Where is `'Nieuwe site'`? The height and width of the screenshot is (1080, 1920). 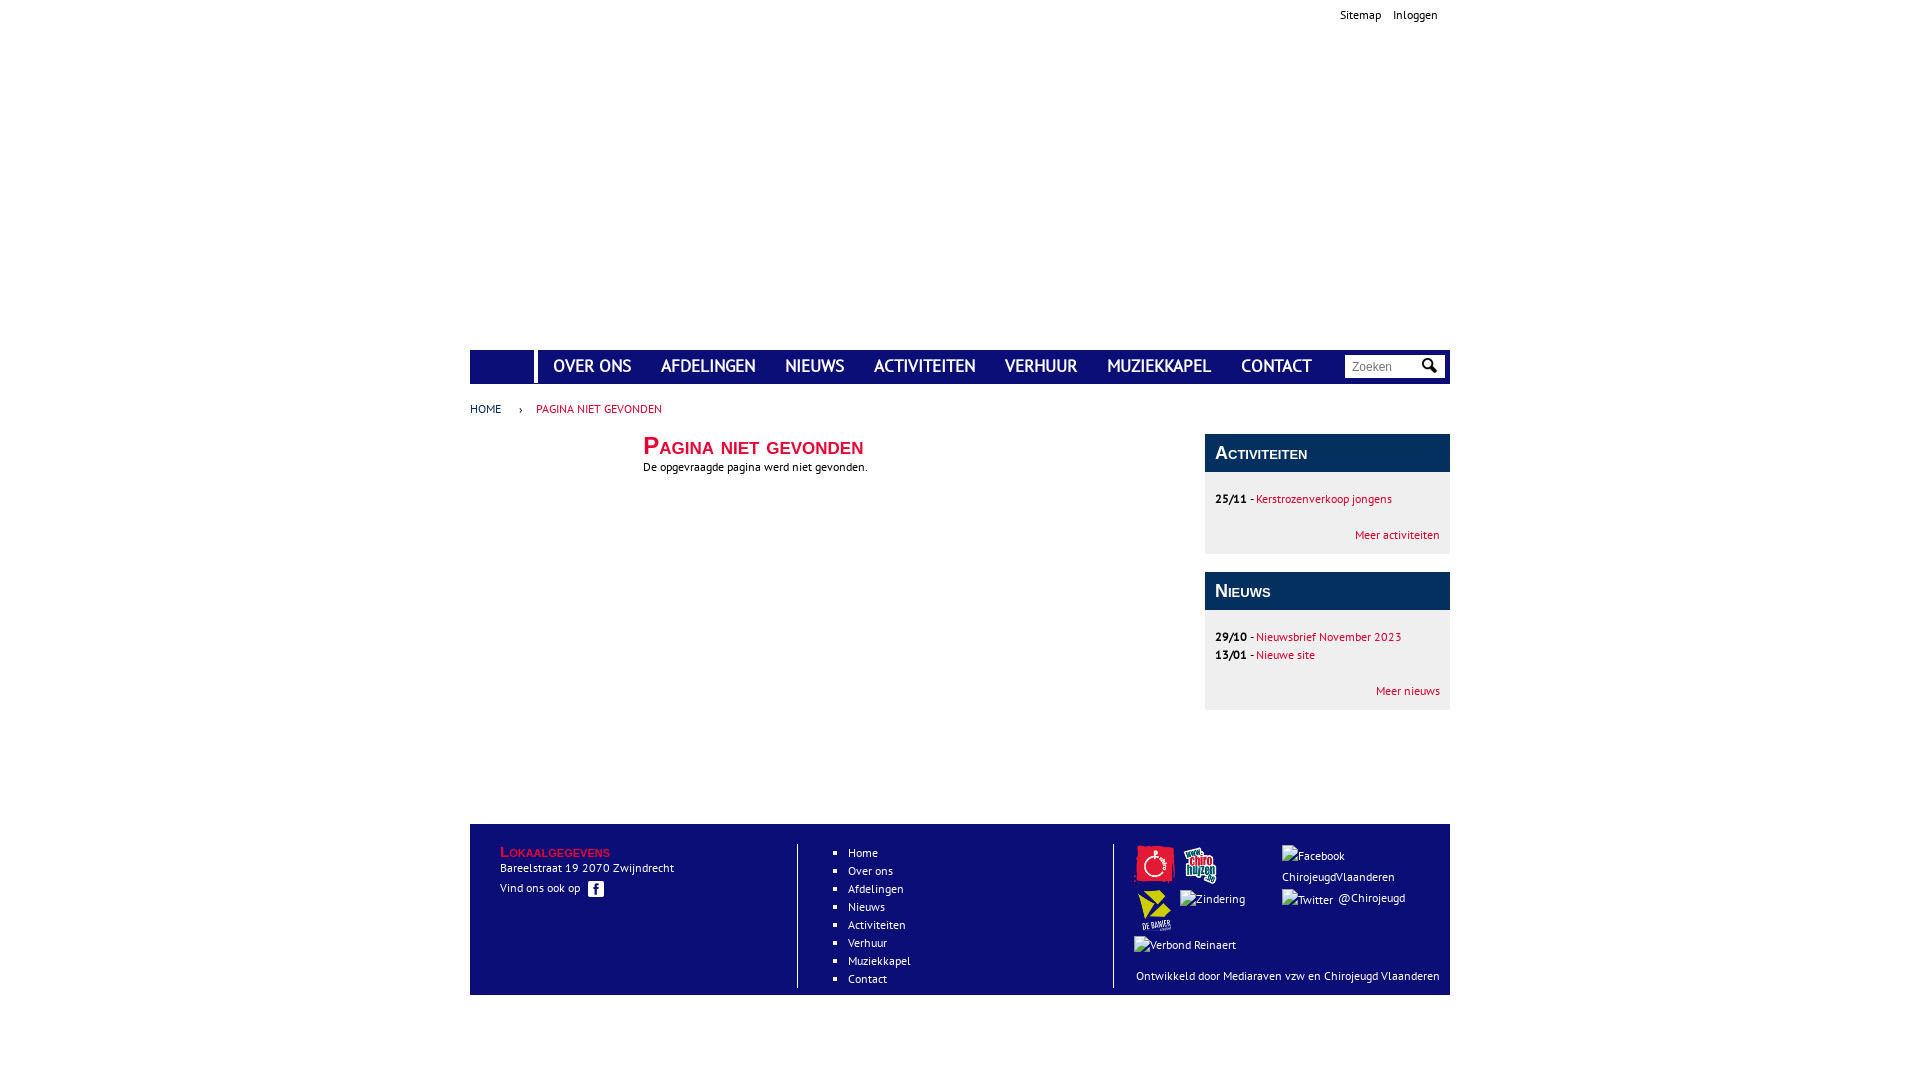 'Nieuwe site' is located at coordinates (1285, 654).